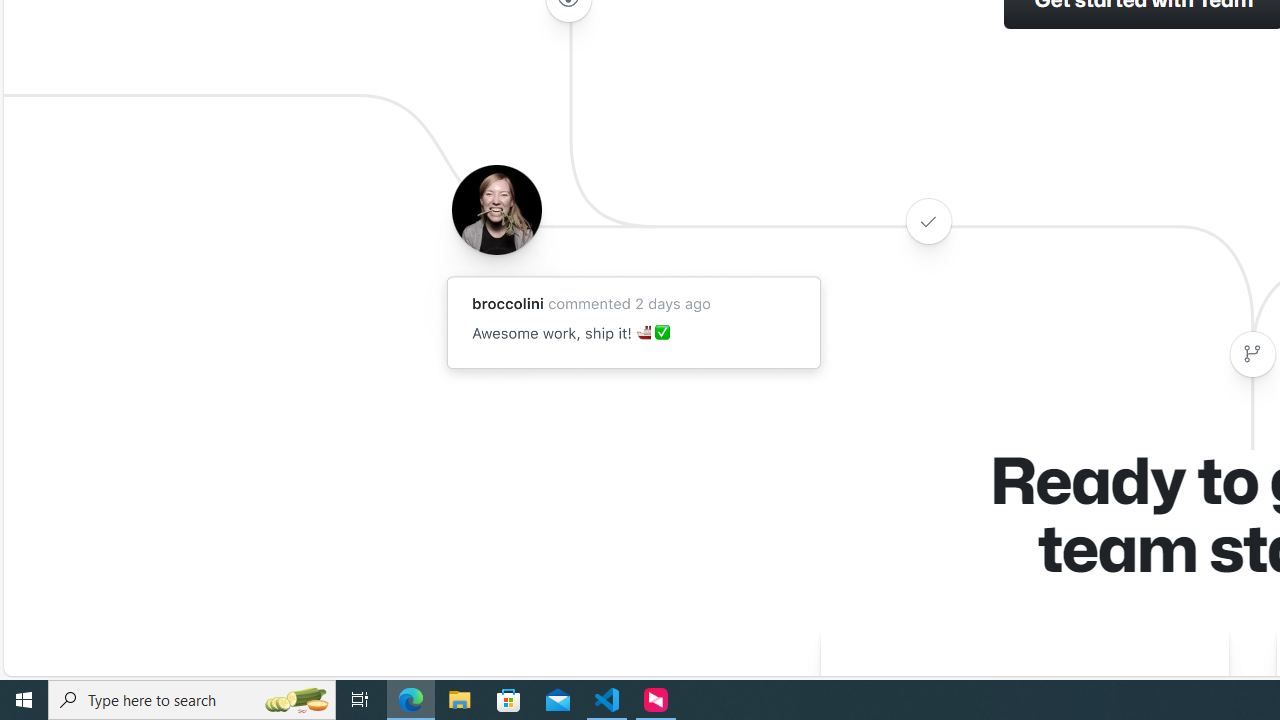  Describe the element at coordinates (1251, 353) in the screenshot. I see `'Class: color-fg-muted width-full'` at that location.